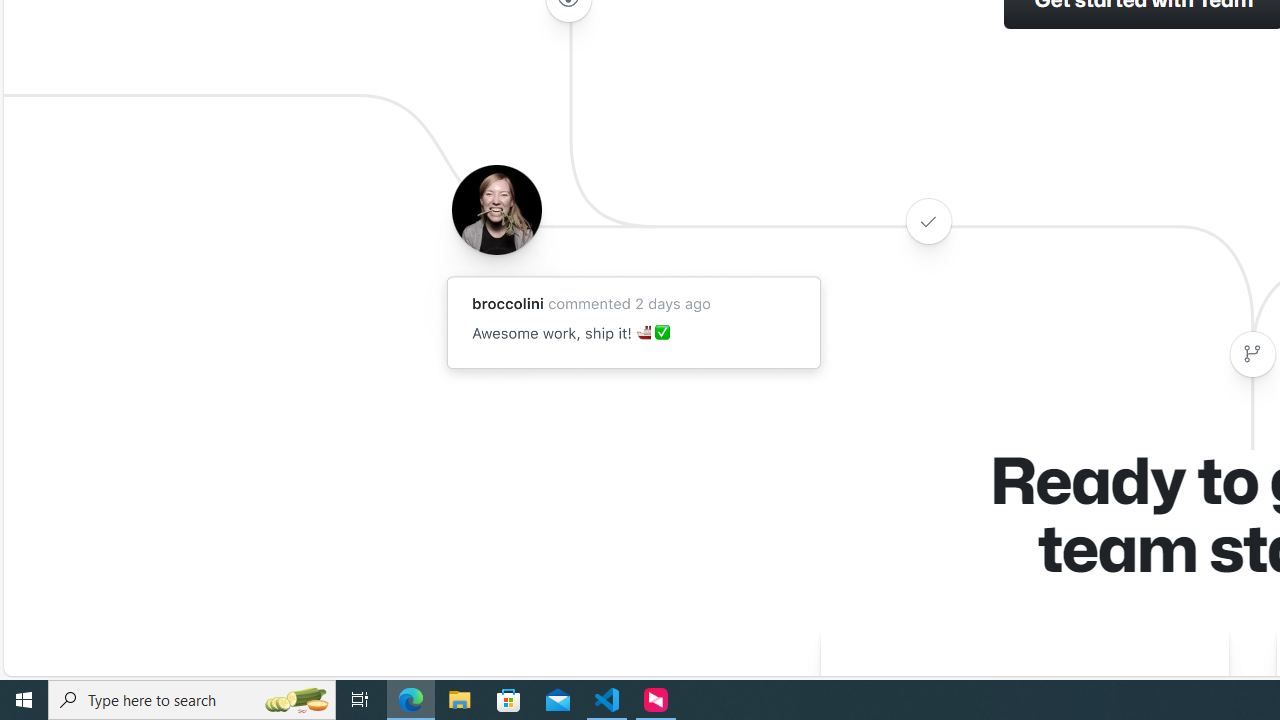  Describe the element at coordinates (1251, 353) in the screenshot. I see `'Class: color-fg-muted width-full'` at that location.